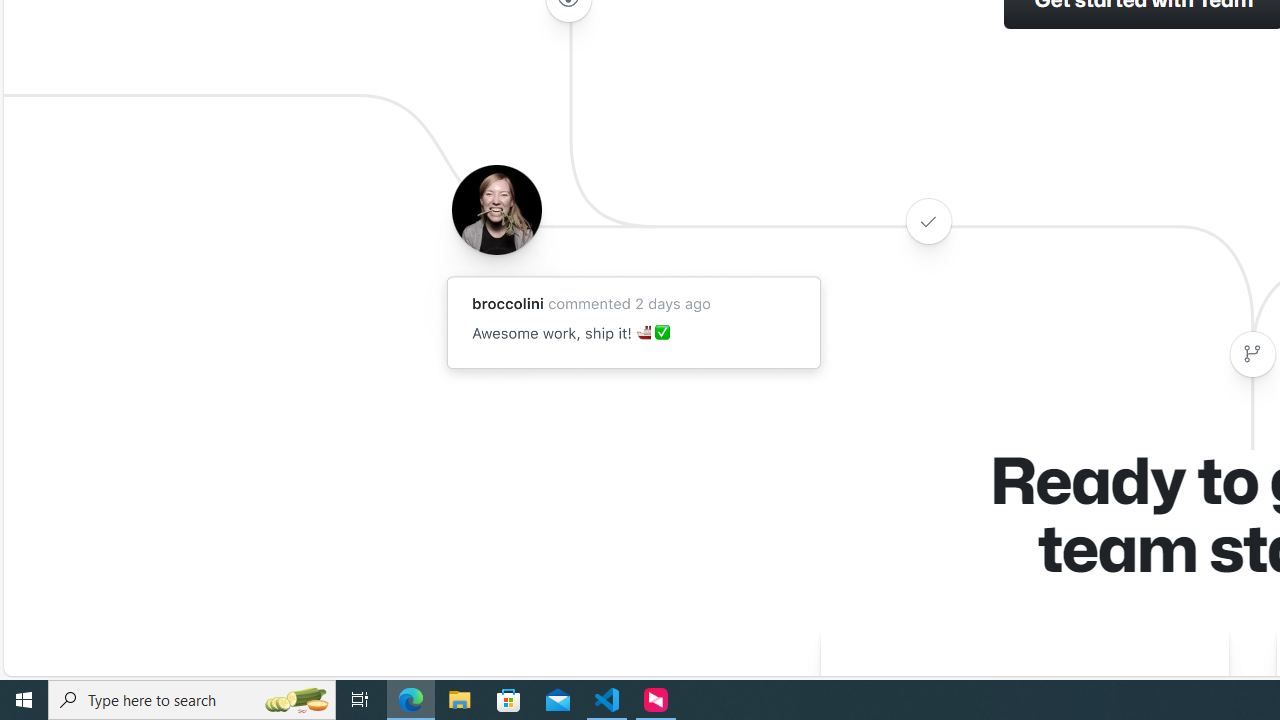  Describe the element at coordinates (1251, 353) in the screenshot. I see `'Class: color-fg-muted width-full'` at that location.